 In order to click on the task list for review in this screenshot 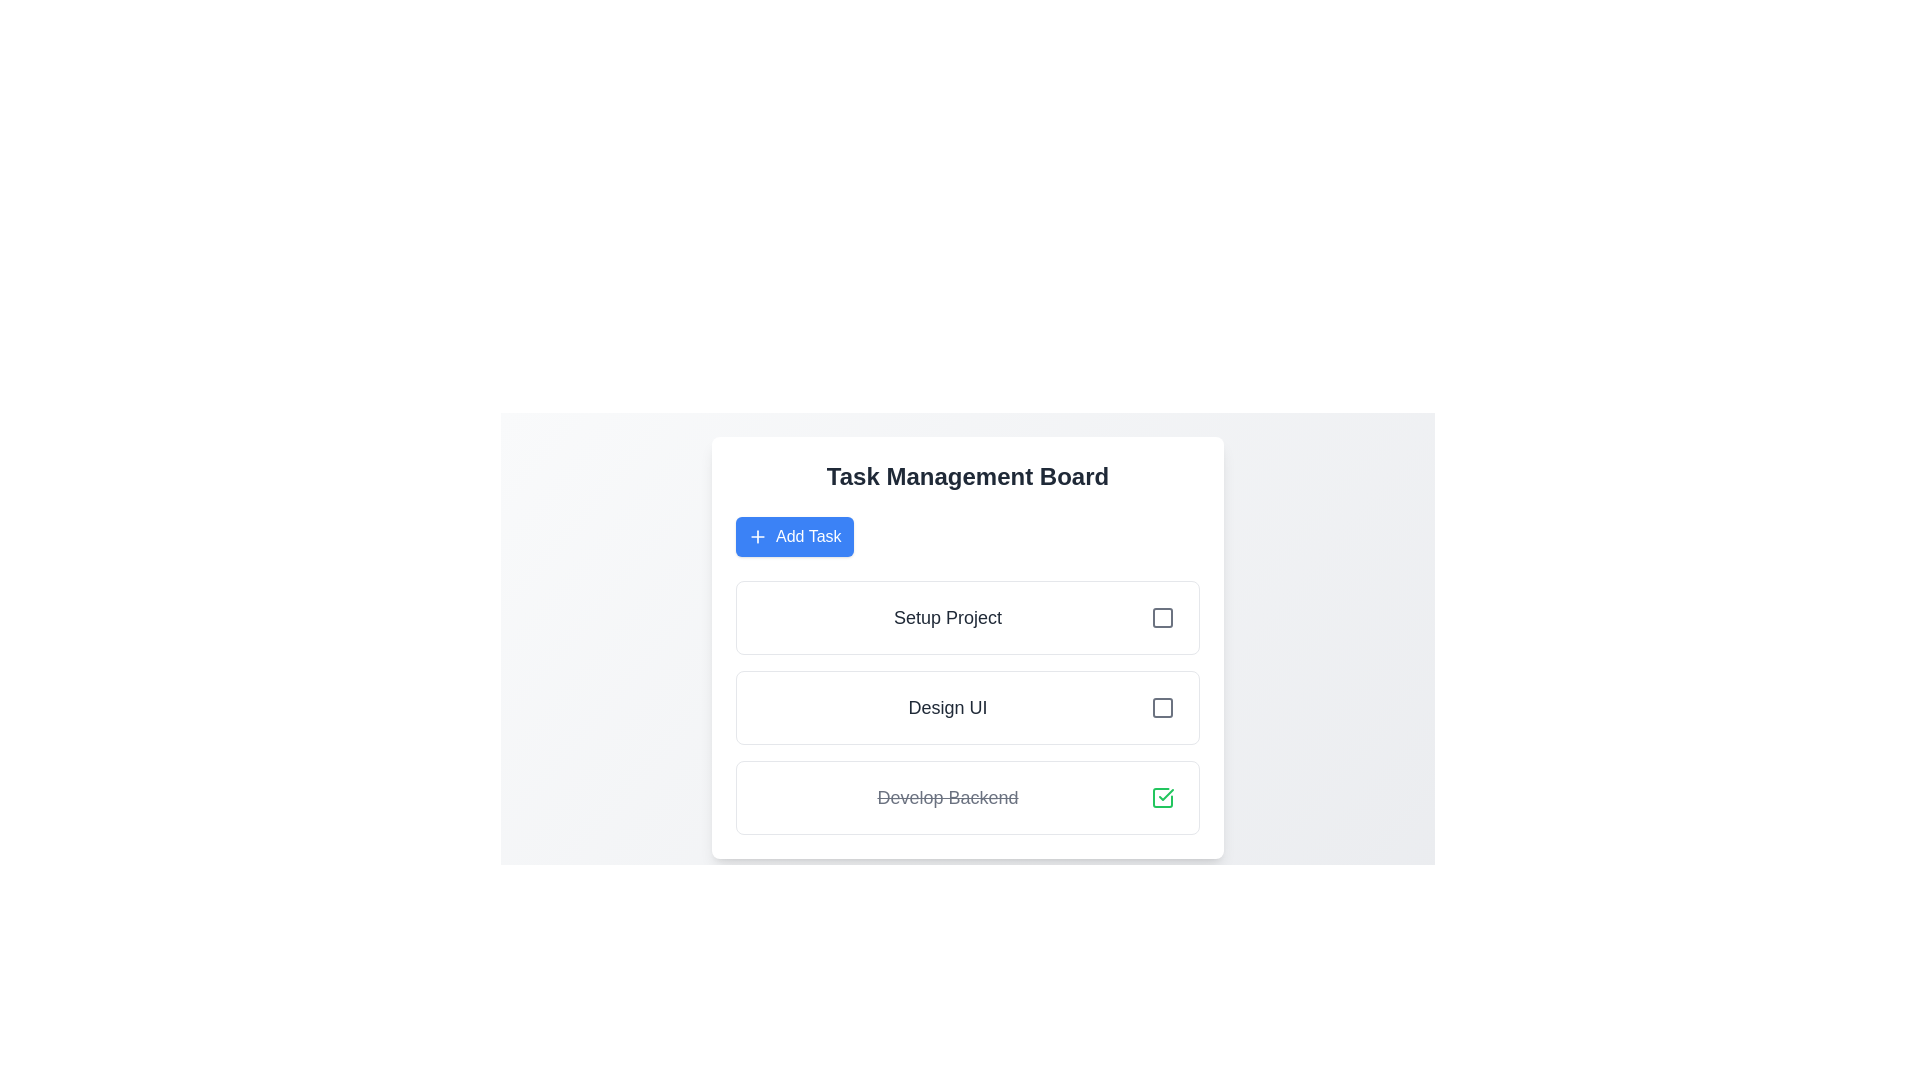, I will do `click(734, 581)`.